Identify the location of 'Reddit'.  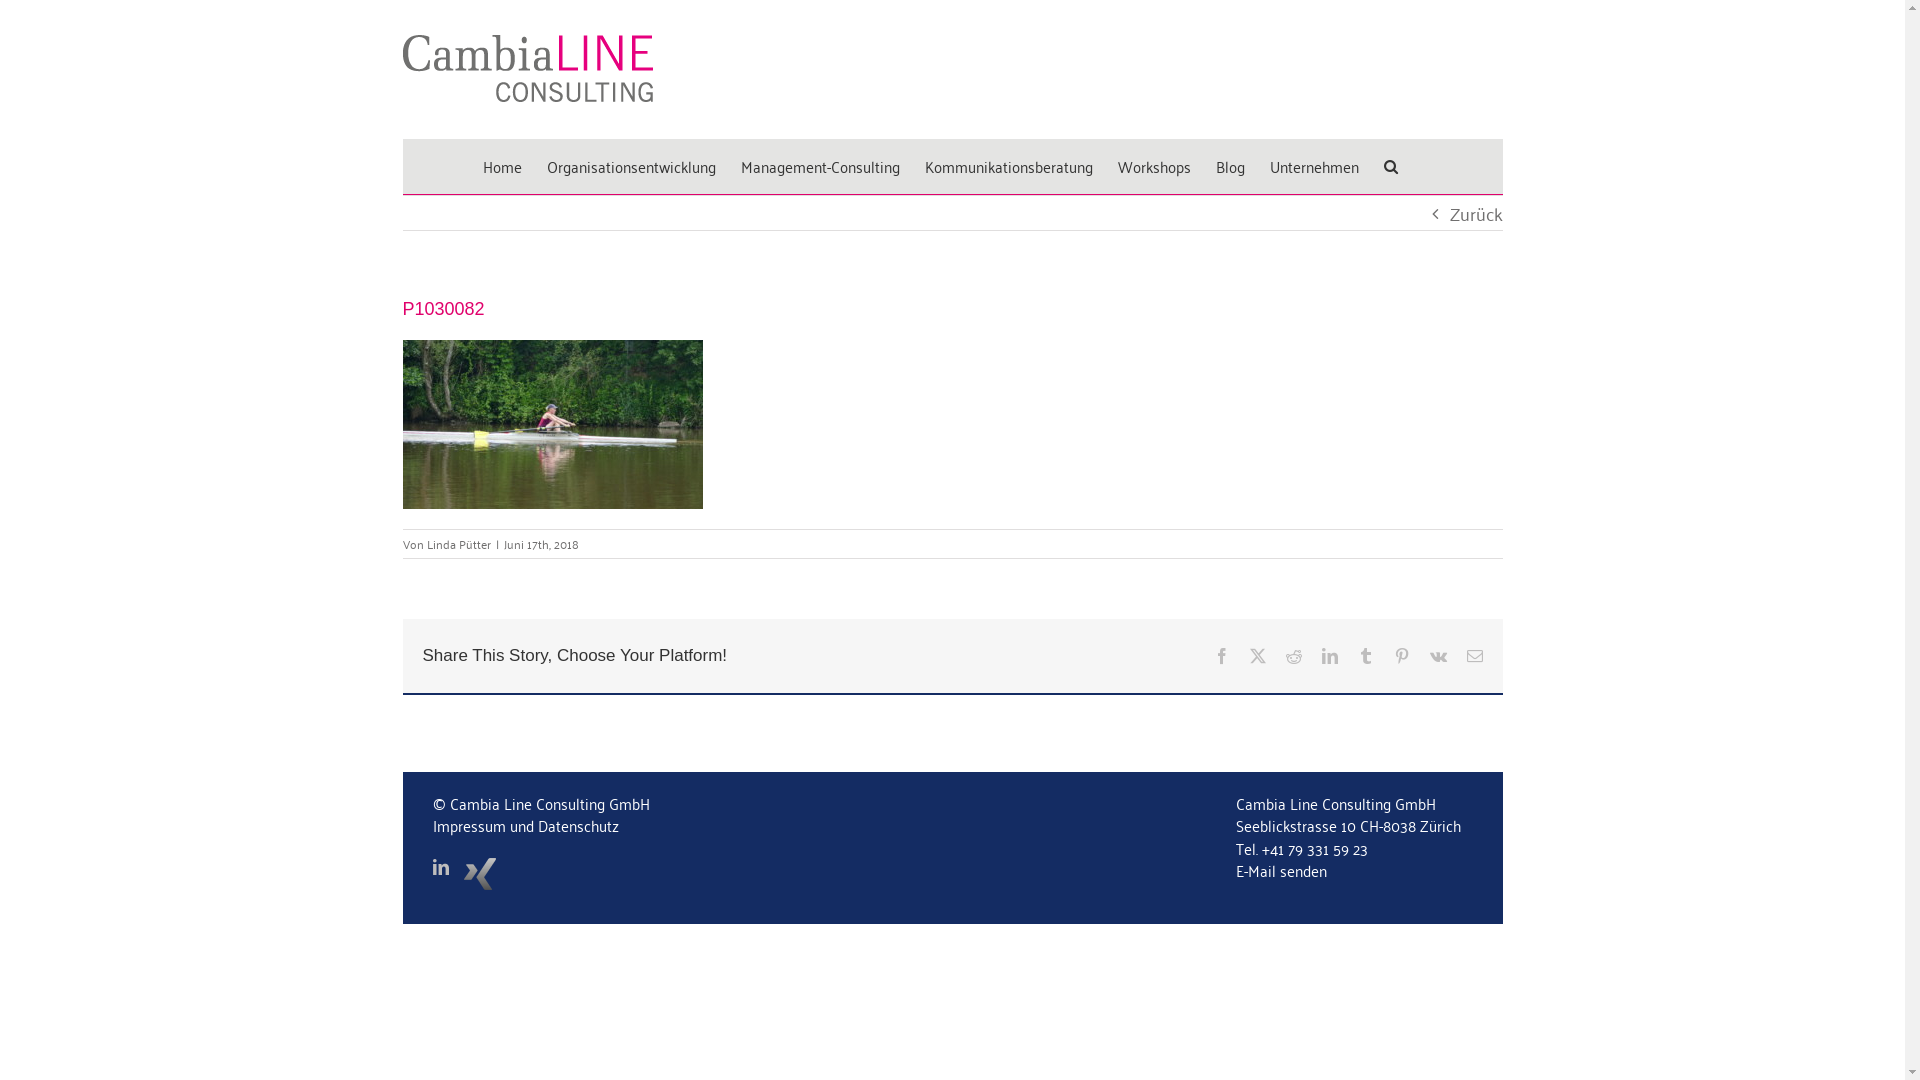
(1294, 655).